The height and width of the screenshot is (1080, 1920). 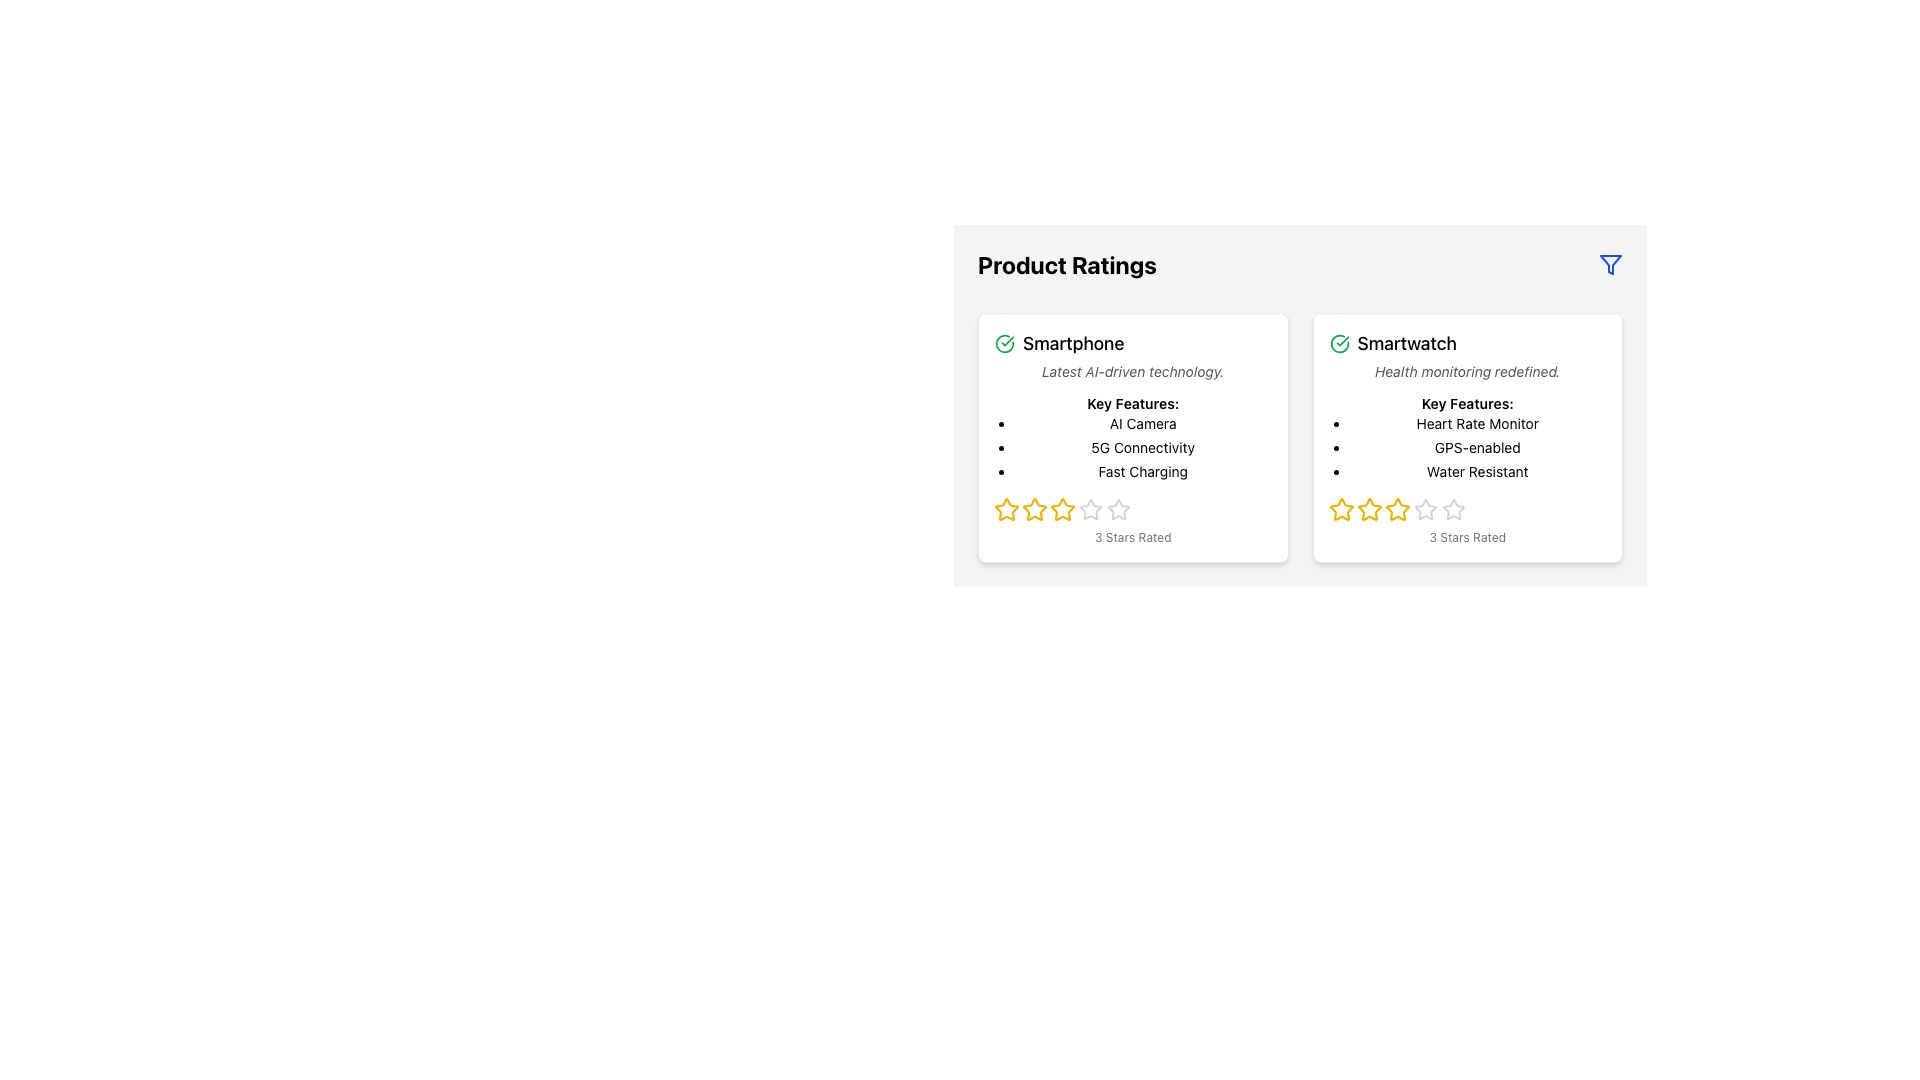 I want to click on the first Rating Star in the rating section of the 'Smartphone' product card to give a rating, so click(x=1007, y=508).